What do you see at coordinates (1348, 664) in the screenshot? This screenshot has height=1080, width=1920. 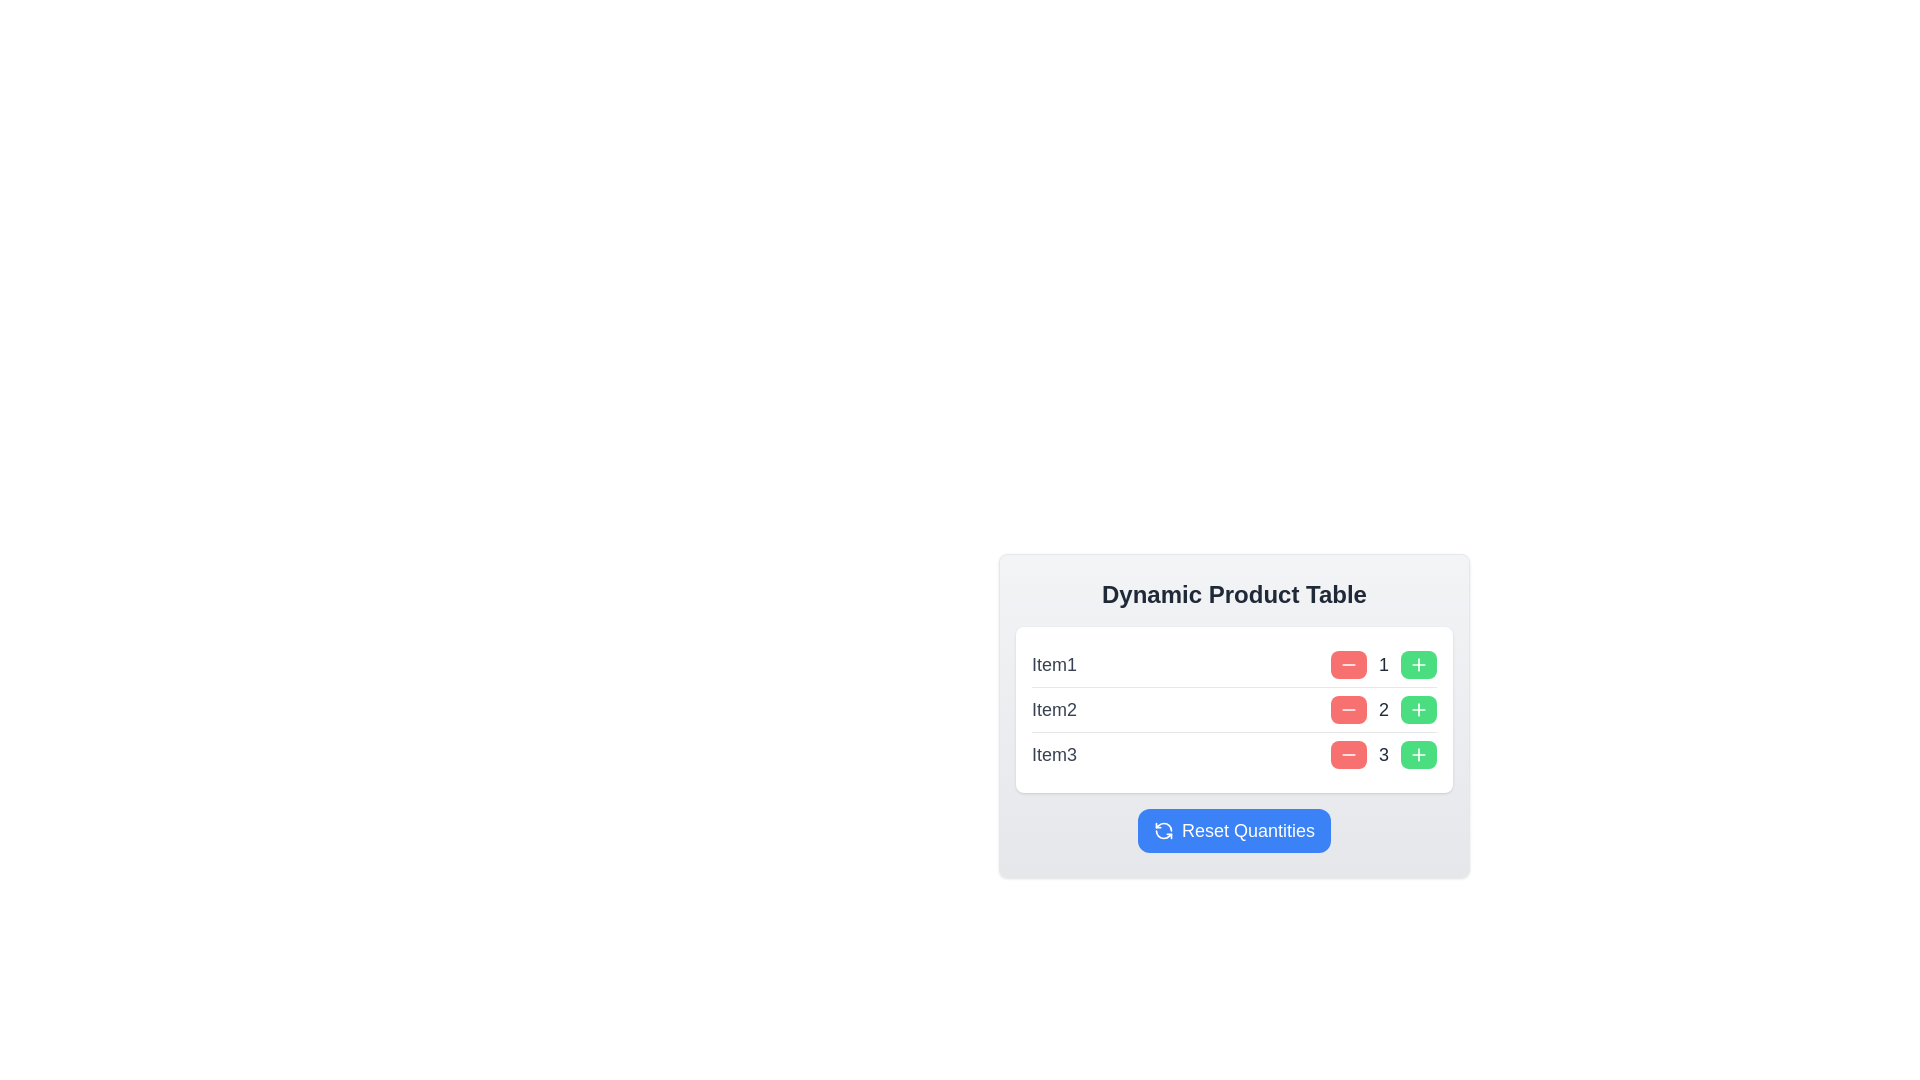 I see `the decrement button located in the row for 'Item1', positioned to the left of the displayed quantity '1' and to the left of the green plus button` at bounding box center [1348, 664].